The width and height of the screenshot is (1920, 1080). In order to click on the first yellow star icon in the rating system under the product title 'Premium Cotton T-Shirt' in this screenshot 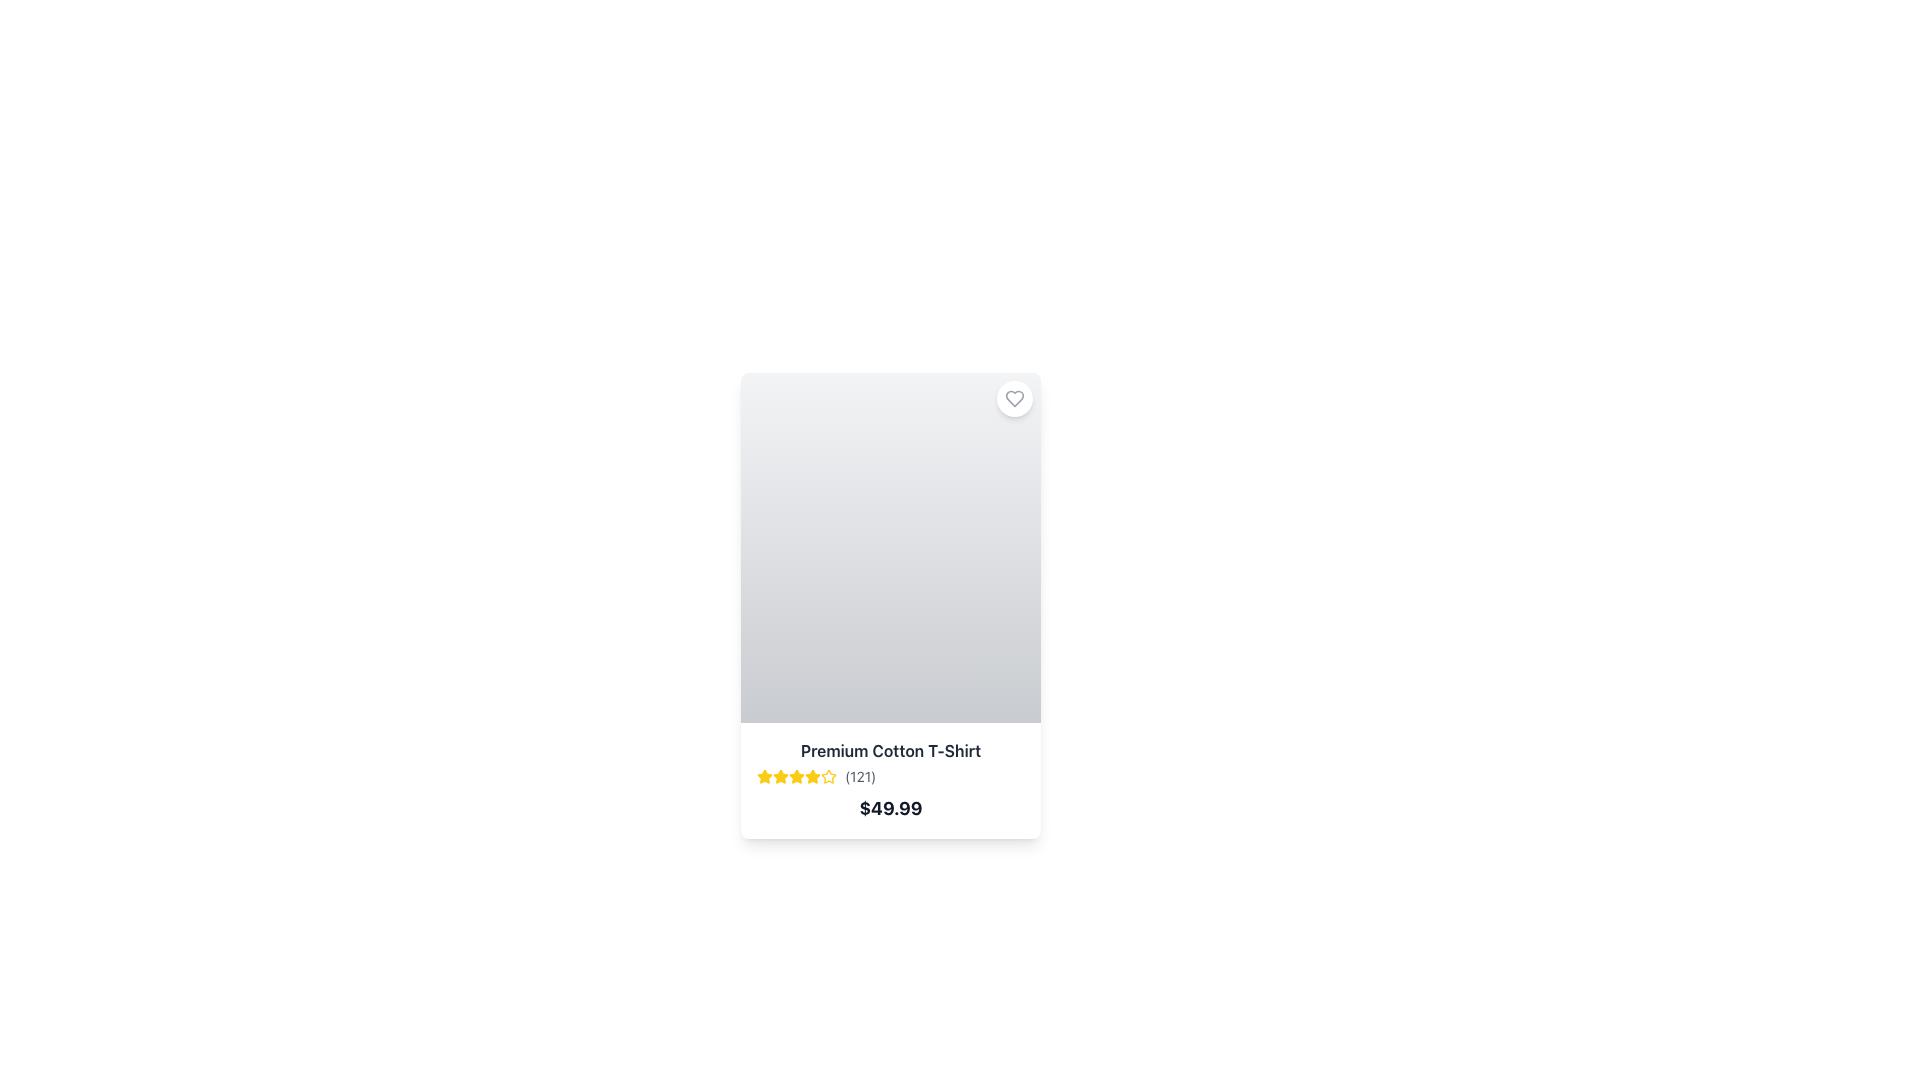, I will do `click(763, 775)`.